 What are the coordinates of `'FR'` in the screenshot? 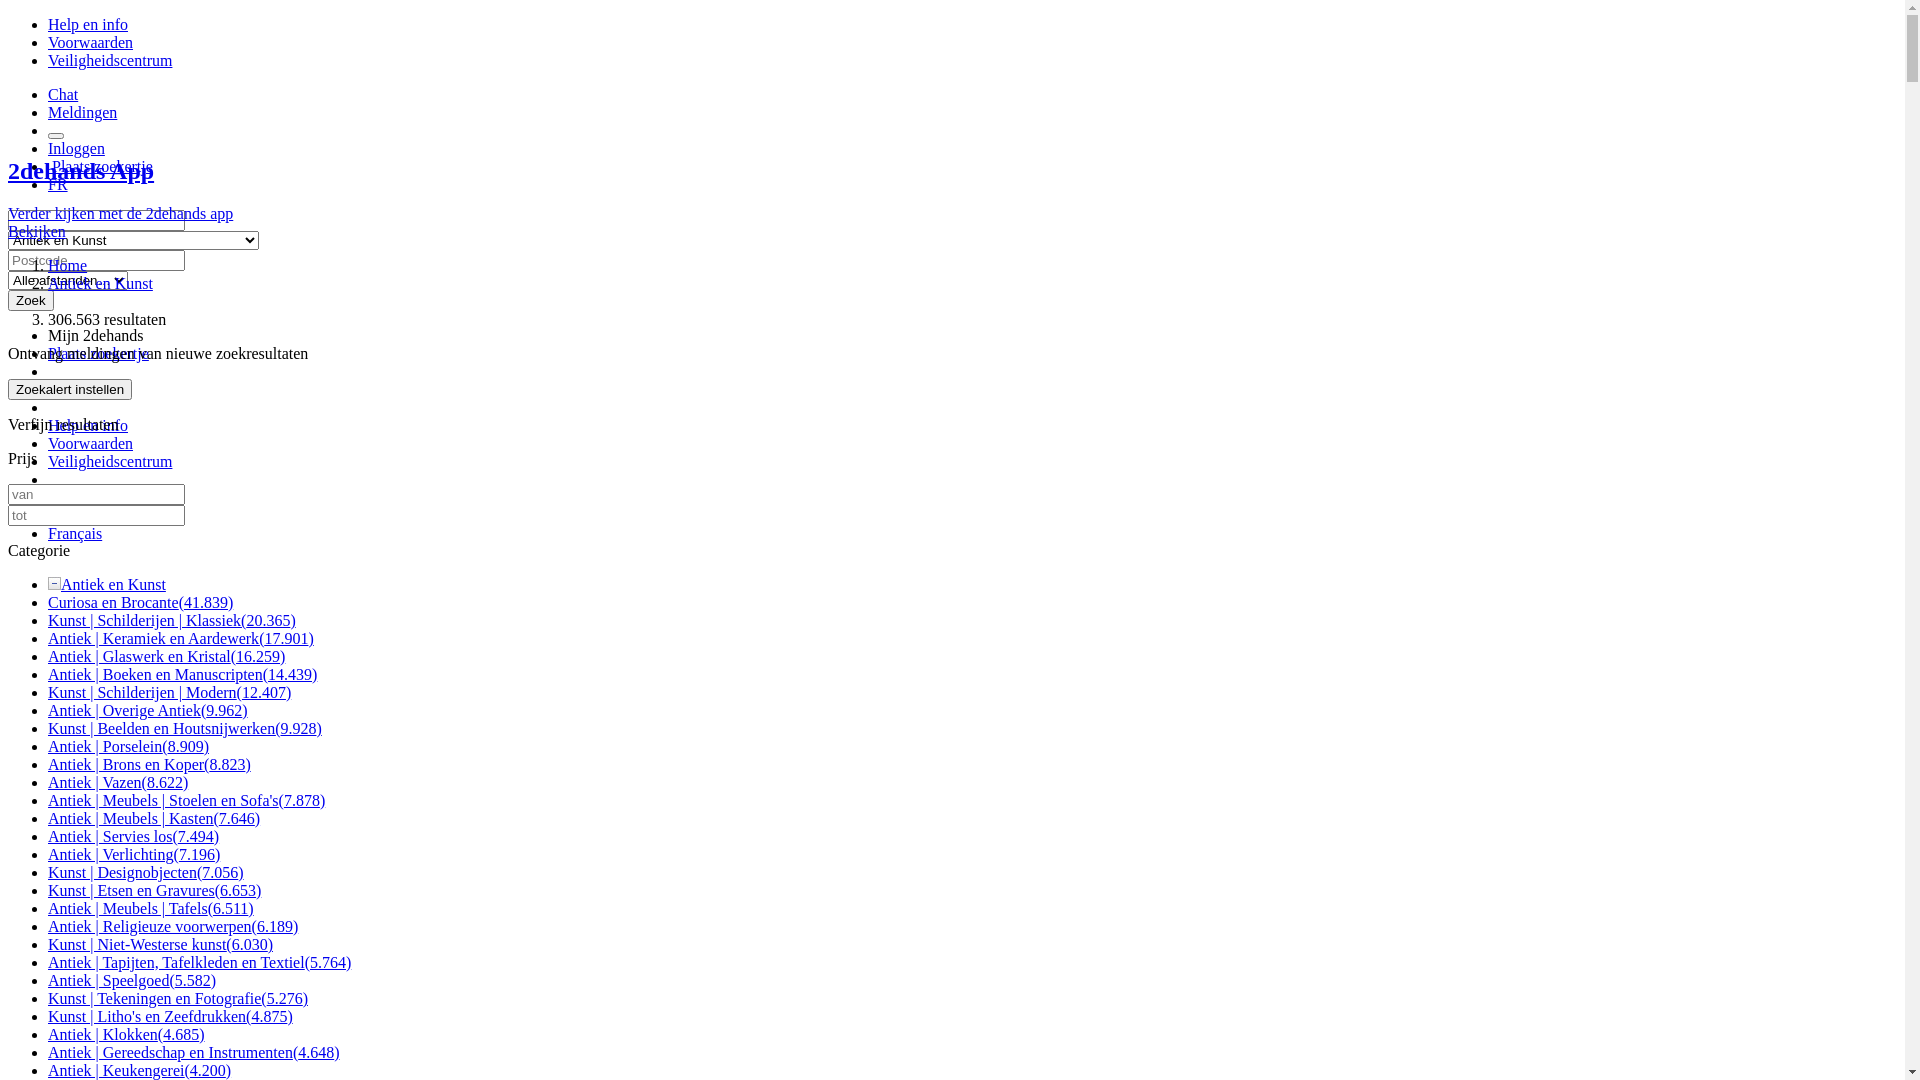 It's located at (57, 184).